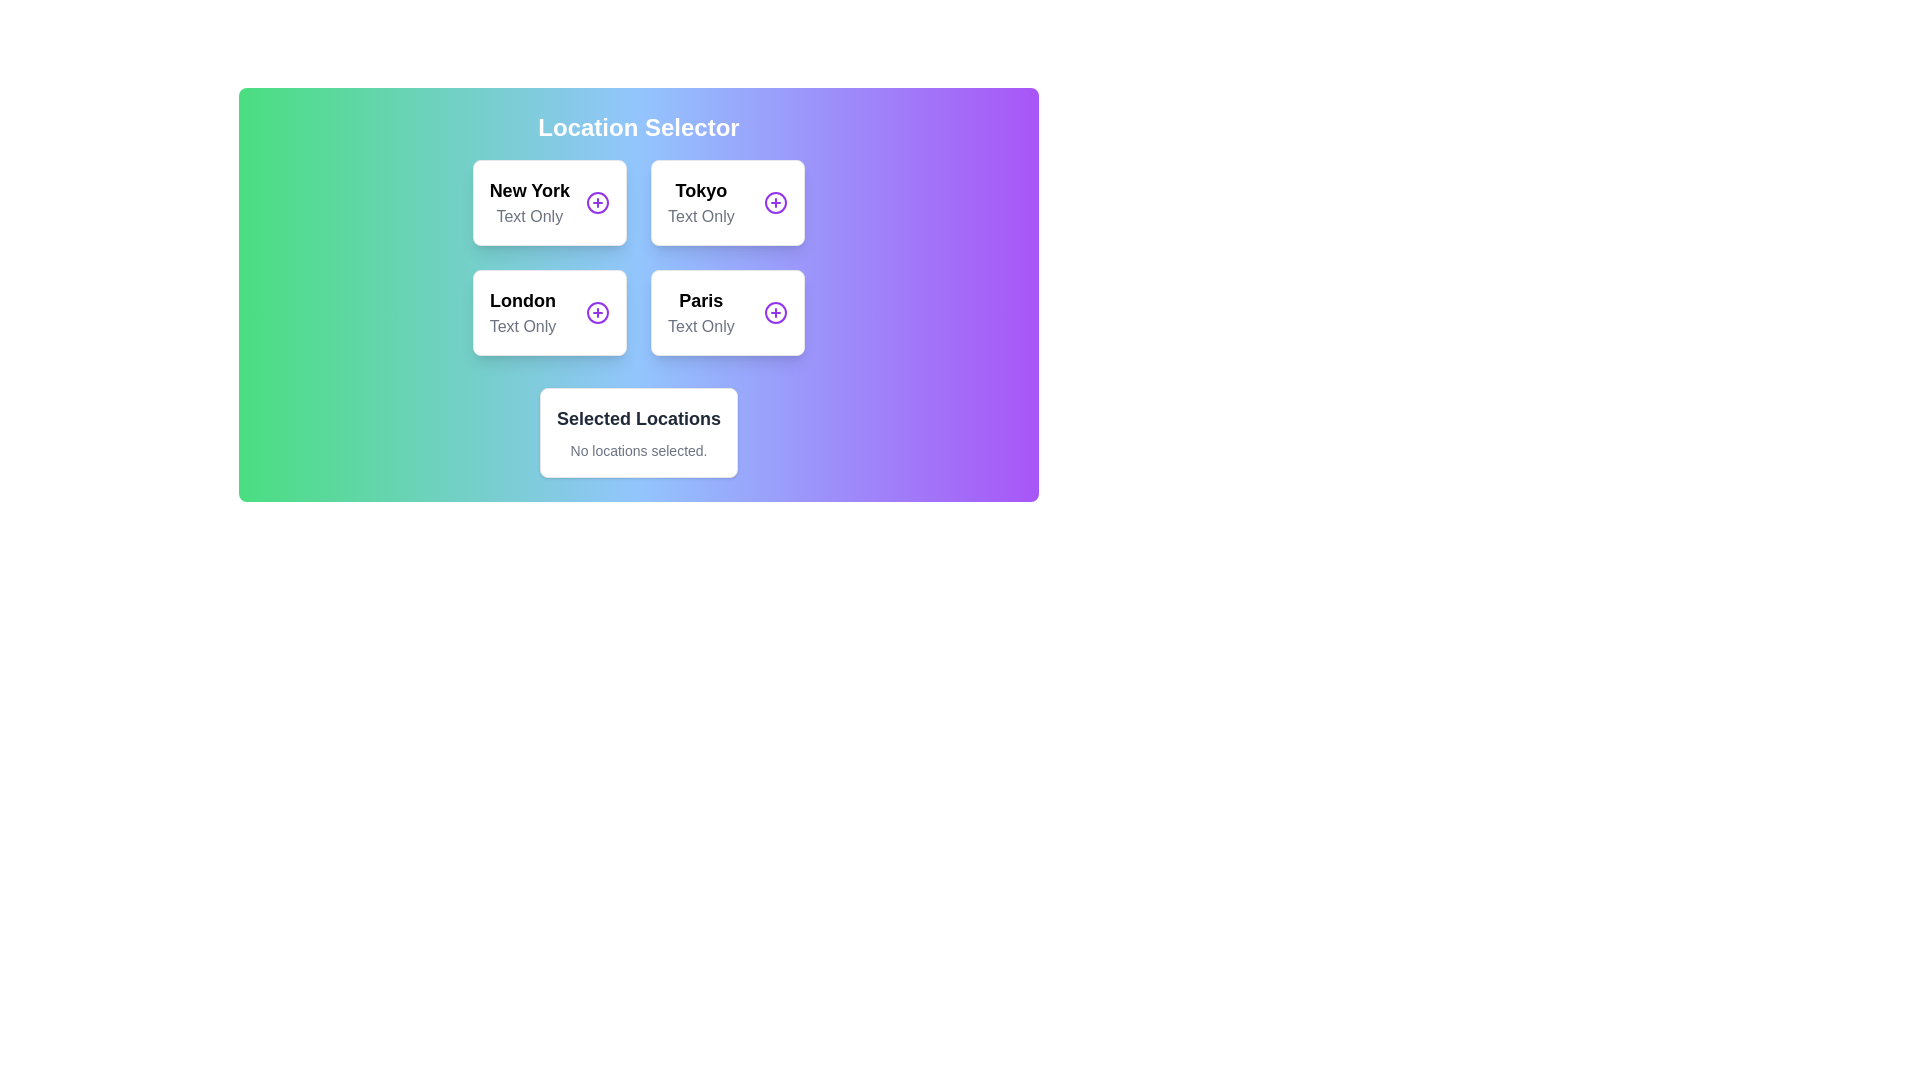 The height and width of the screenshot is (1080, 1920). Describe the element at coordinates (597, 312) in the screenshot. I see `the circular plus icon with a purple outline located centrally within the 'London' button in the grid layout` at that location.